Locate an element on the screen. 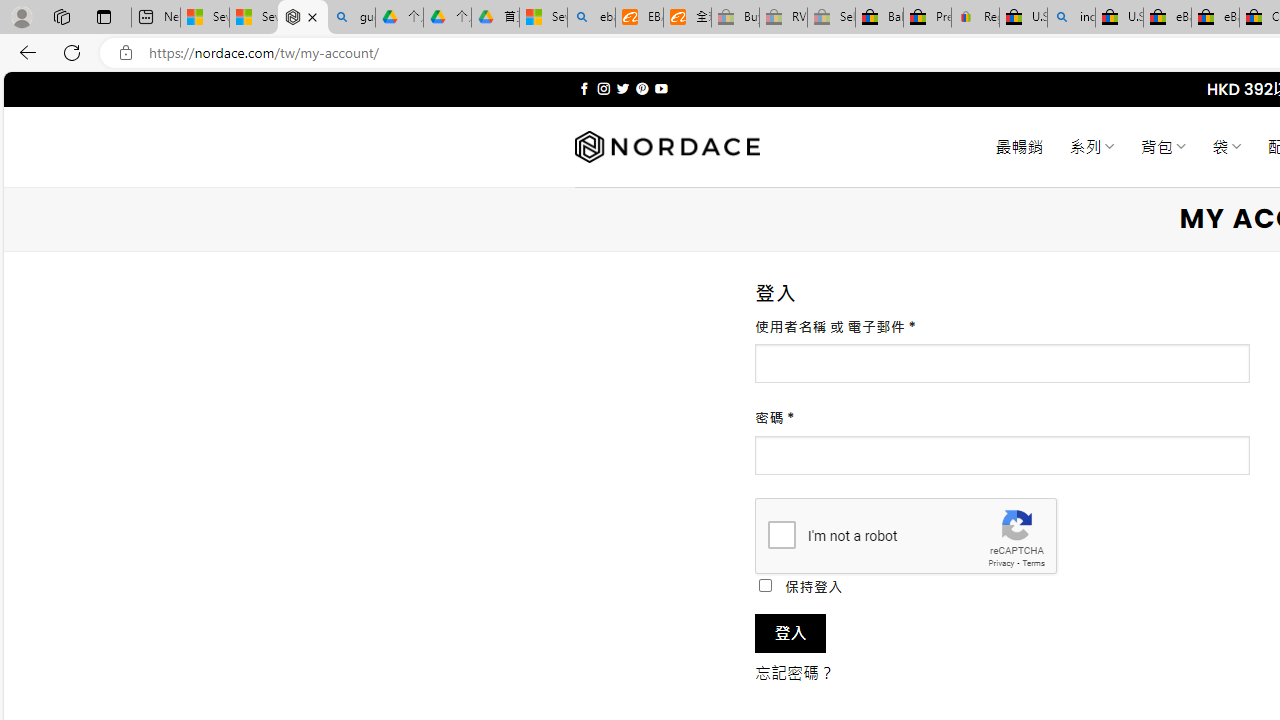 The height and width of the screenshot is (720, 1280). 'Follow on Instagram' is located at coordinates (602, 88).